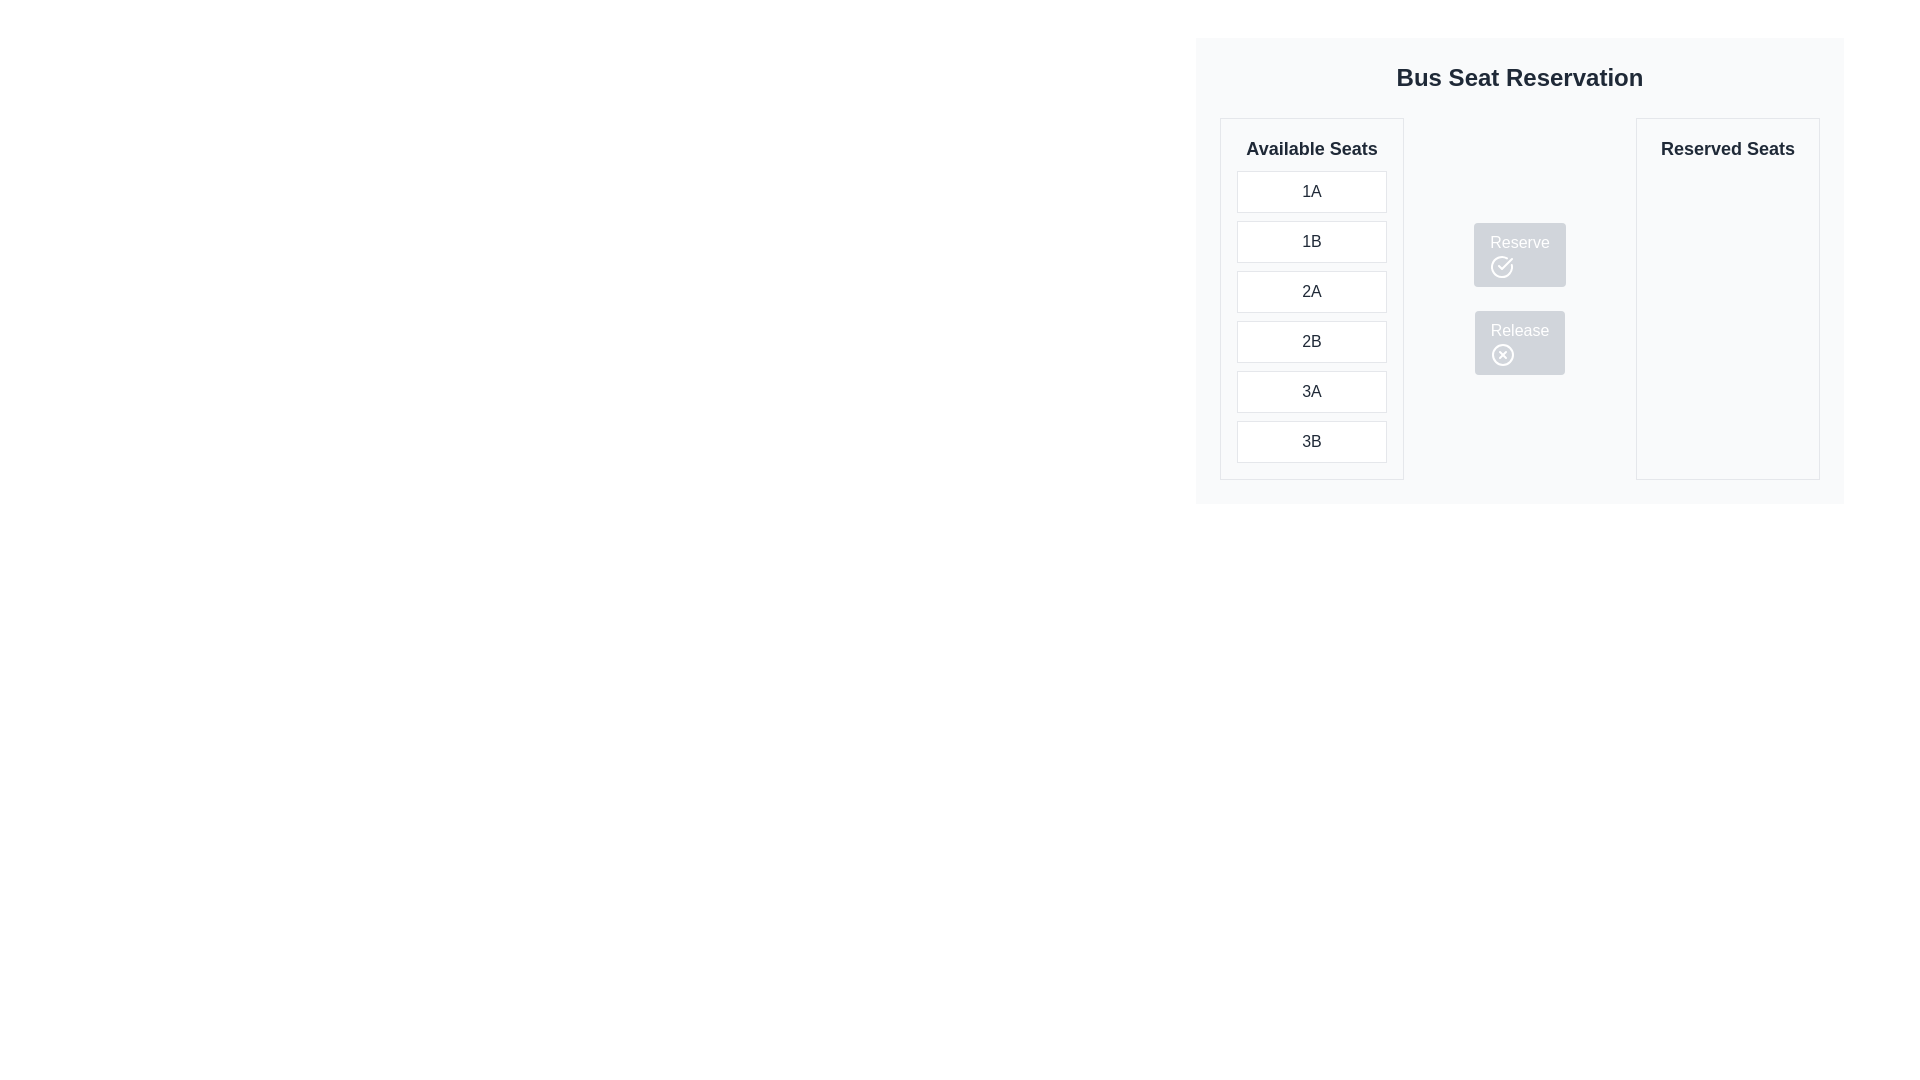  Describe the element at coordinates (1520, 299) in the screenshot. I see `the interactive elements of the Grid layout section within the 'Bus Seat Reservation' interface` at that location.